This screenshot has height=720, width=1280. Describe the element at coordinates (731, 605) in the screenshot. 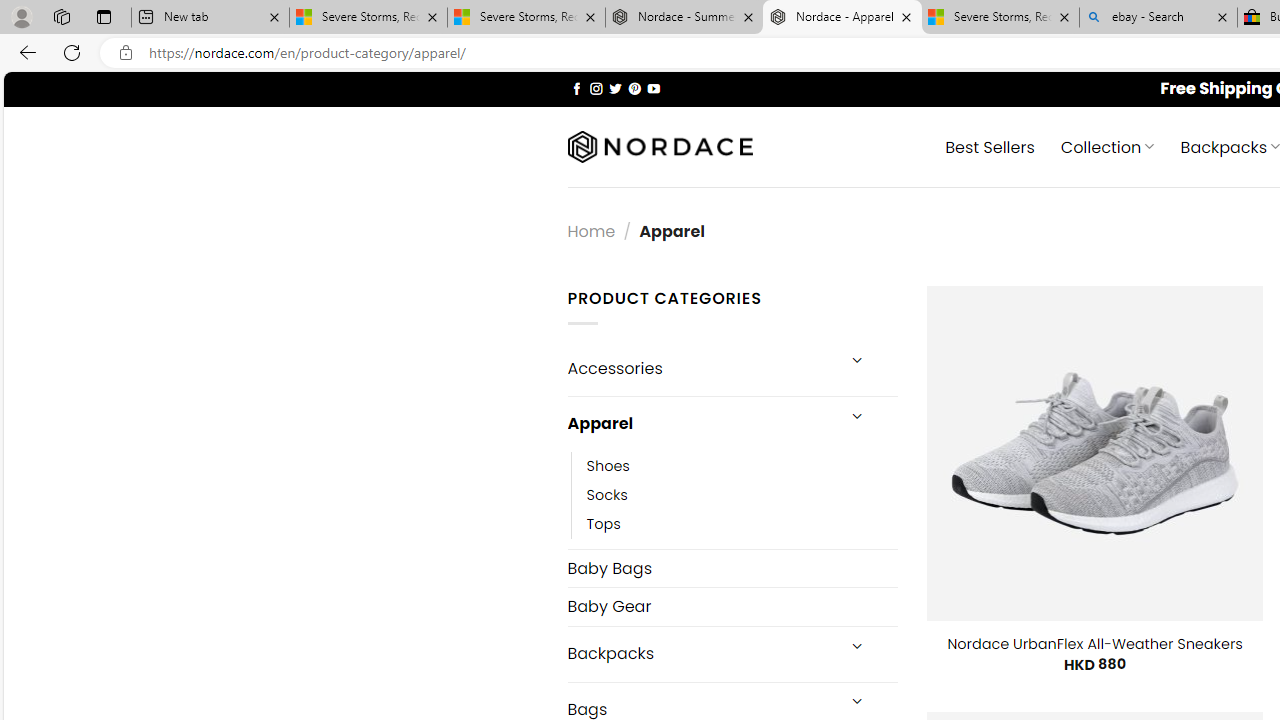

I see `'Baby Gear'` at that location.